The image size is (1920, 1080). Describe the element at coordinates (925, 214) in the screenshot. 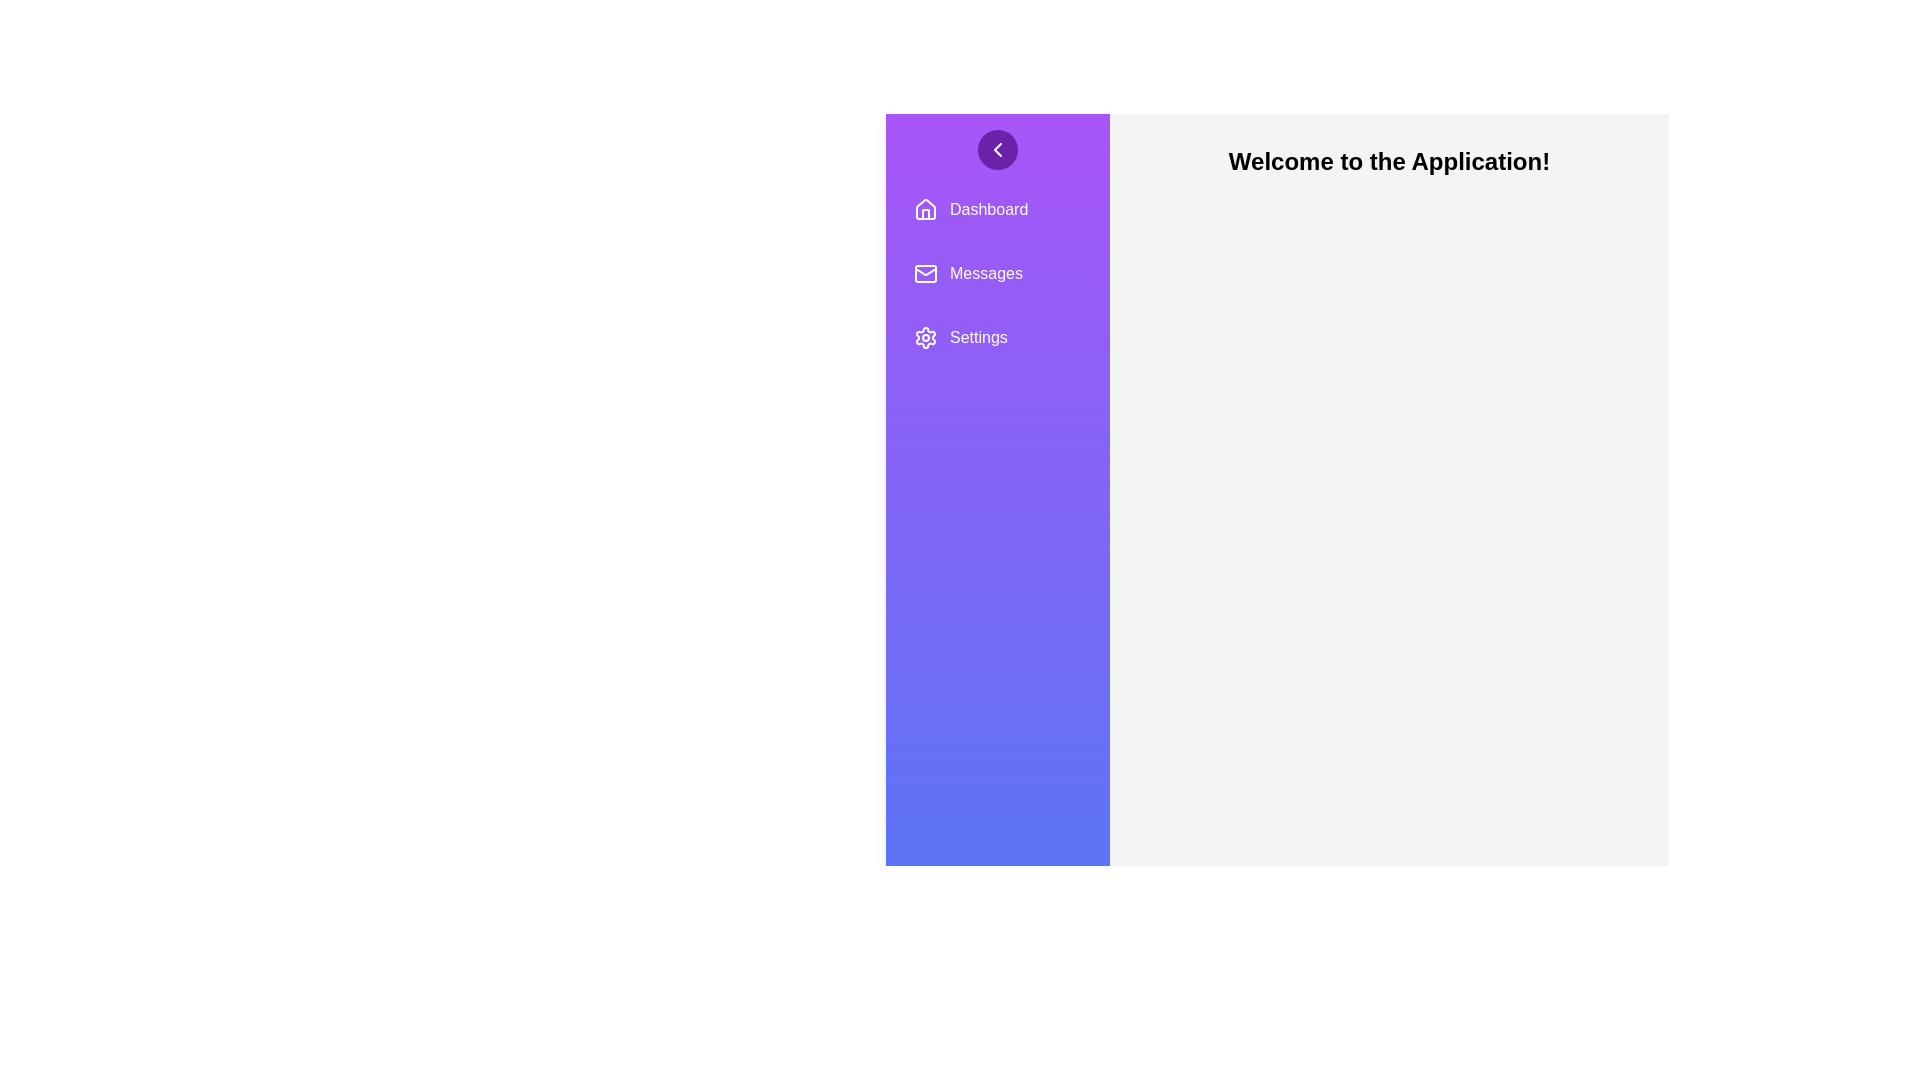

I see `the vertical rectangular component representing the door area of the house icon in the sidebar interface` at that location.